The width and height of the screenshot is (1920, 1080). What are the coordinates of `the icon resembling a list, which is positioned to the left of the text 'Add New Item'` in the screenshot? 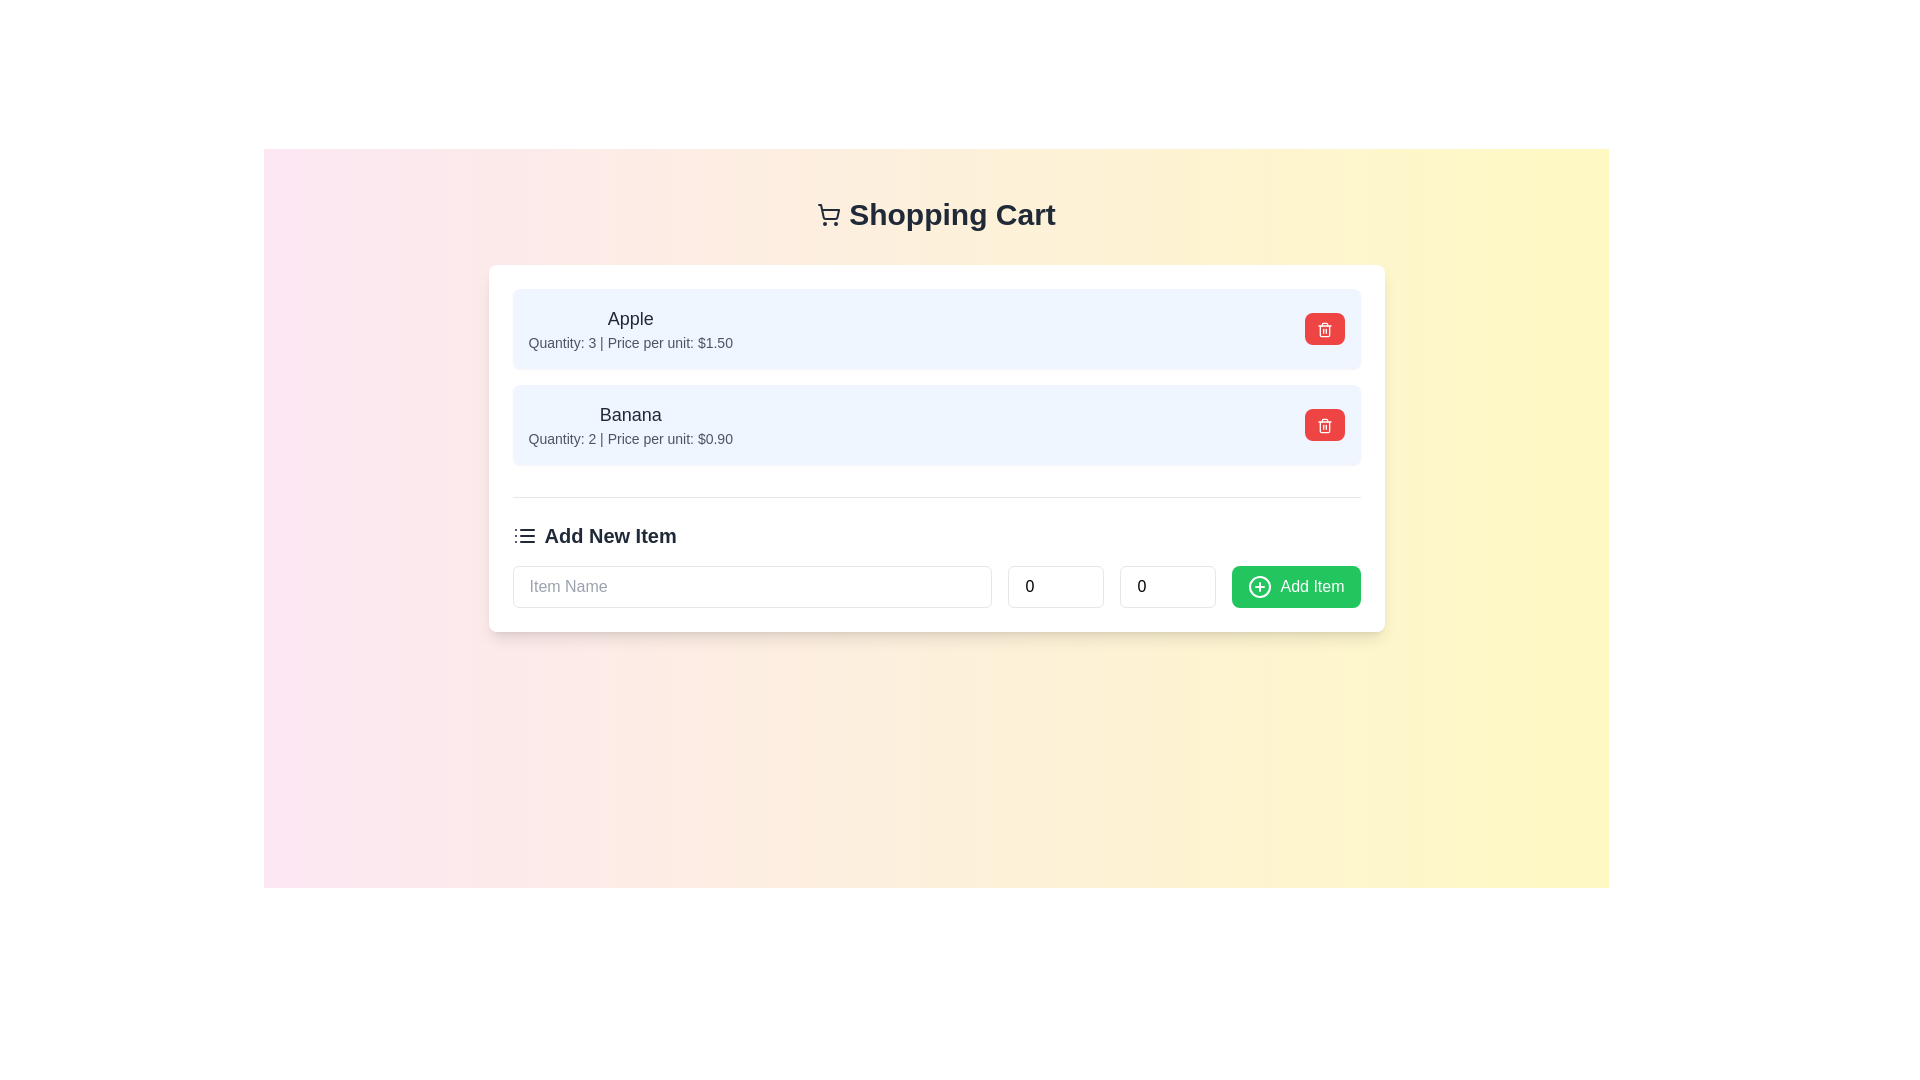 It's located at (524, 535).